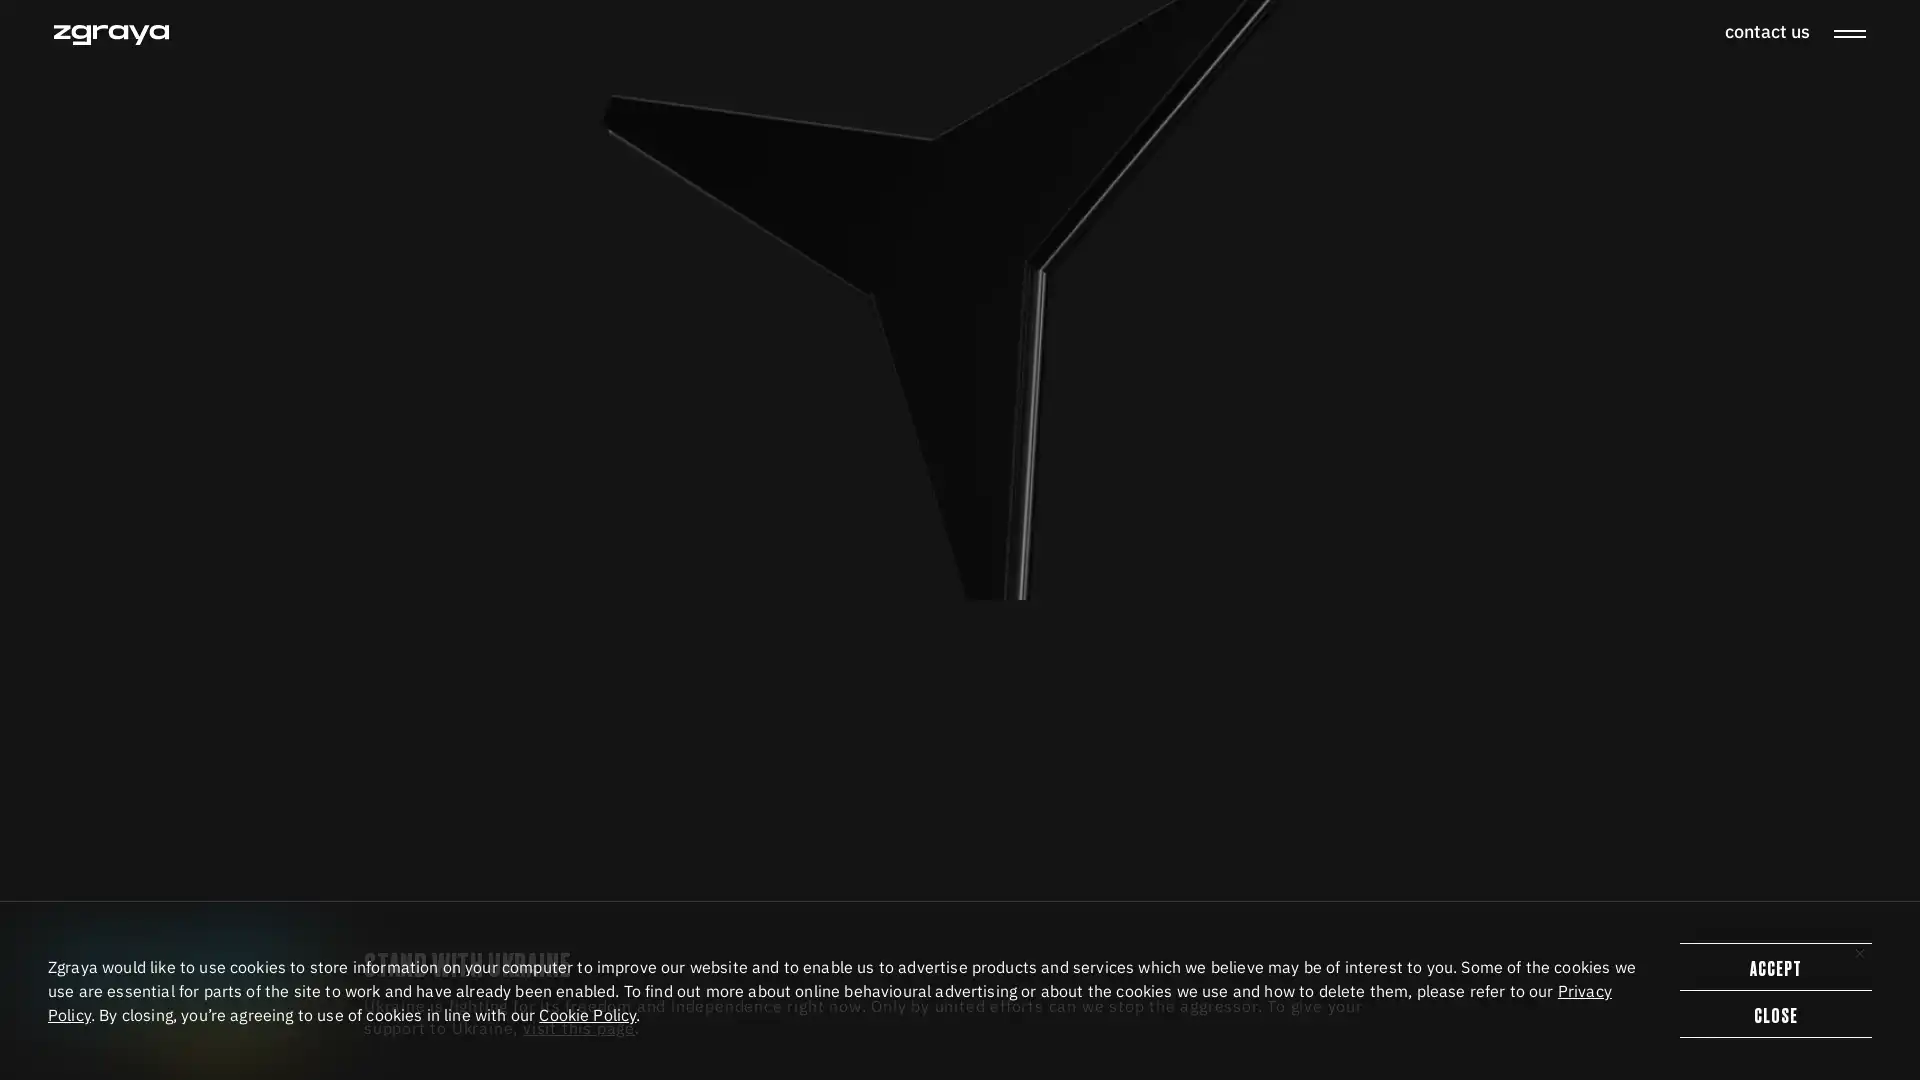  Describe the element at coordinates (1776, 966) in the screenshot. I see `allow cookies` at that location.